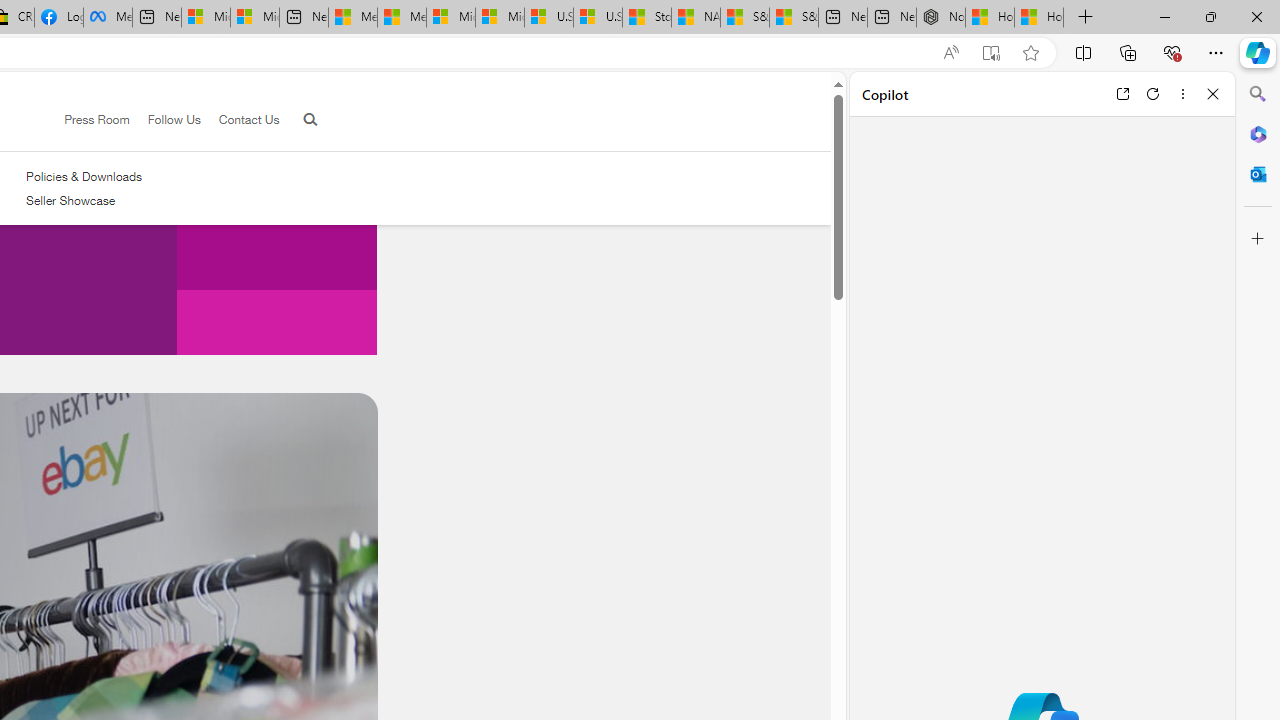  I want to click on 'Contact Us', so click(247, 119).